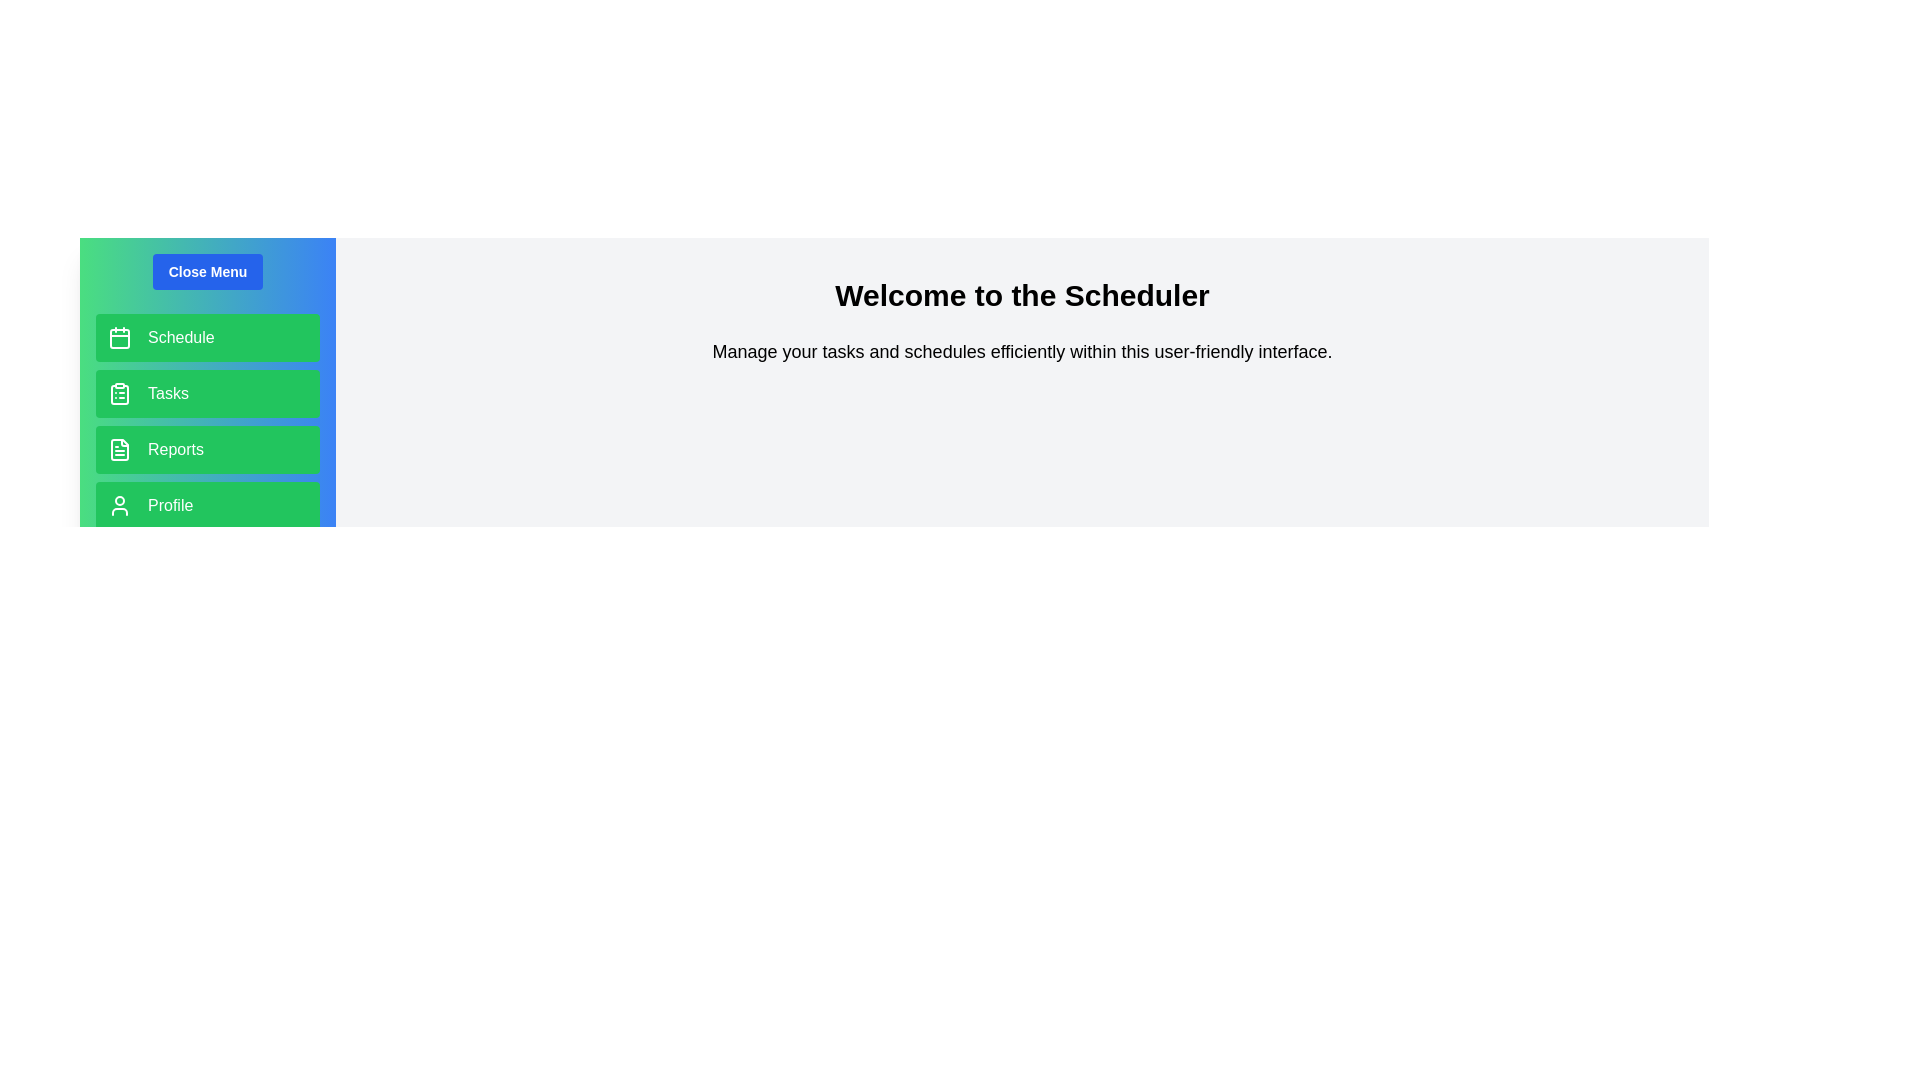  What do you see at coordinates (207, 450) in the screenshot?
I see `the menu item Reports to navigate to the corresponding section` at bounding box center [207, 450].